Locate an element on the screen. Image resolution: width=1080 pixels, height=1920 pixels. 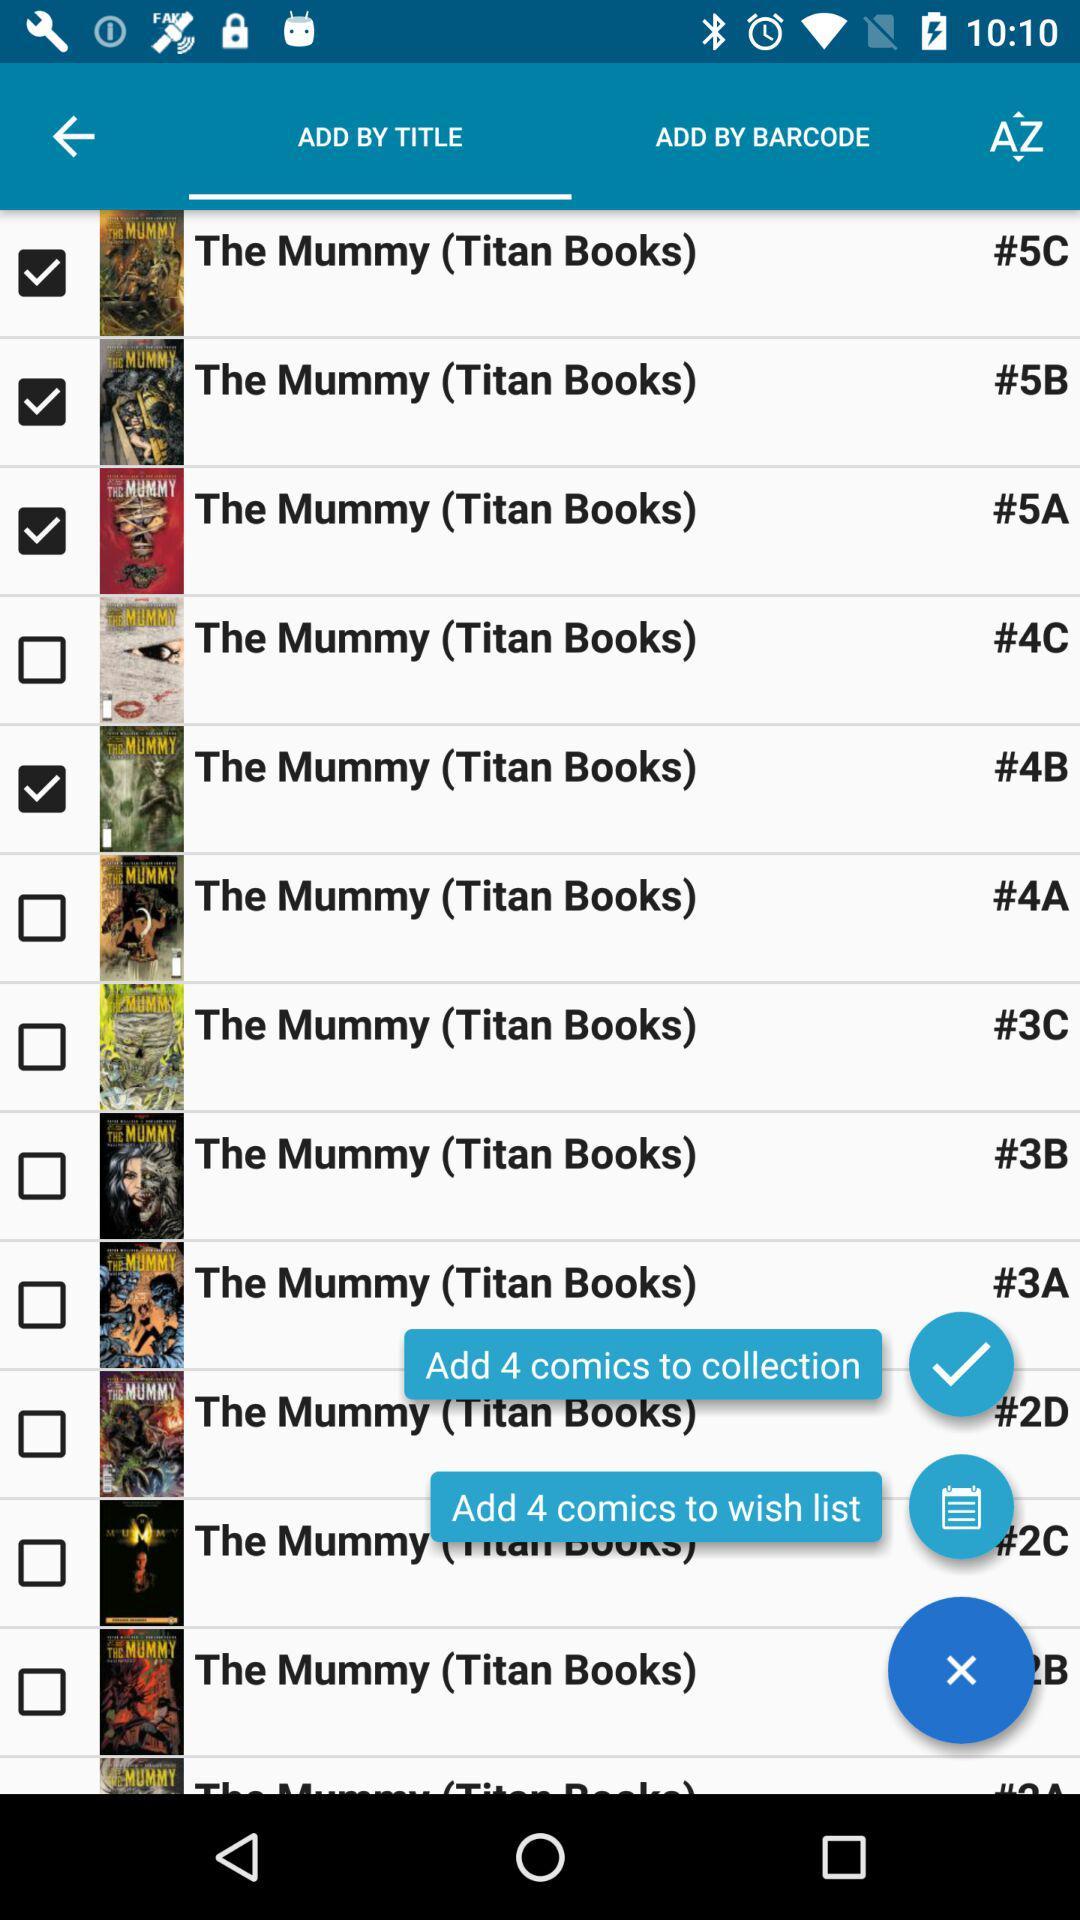
icon next to the mummy titan is located at coordinates (1030, 1281).